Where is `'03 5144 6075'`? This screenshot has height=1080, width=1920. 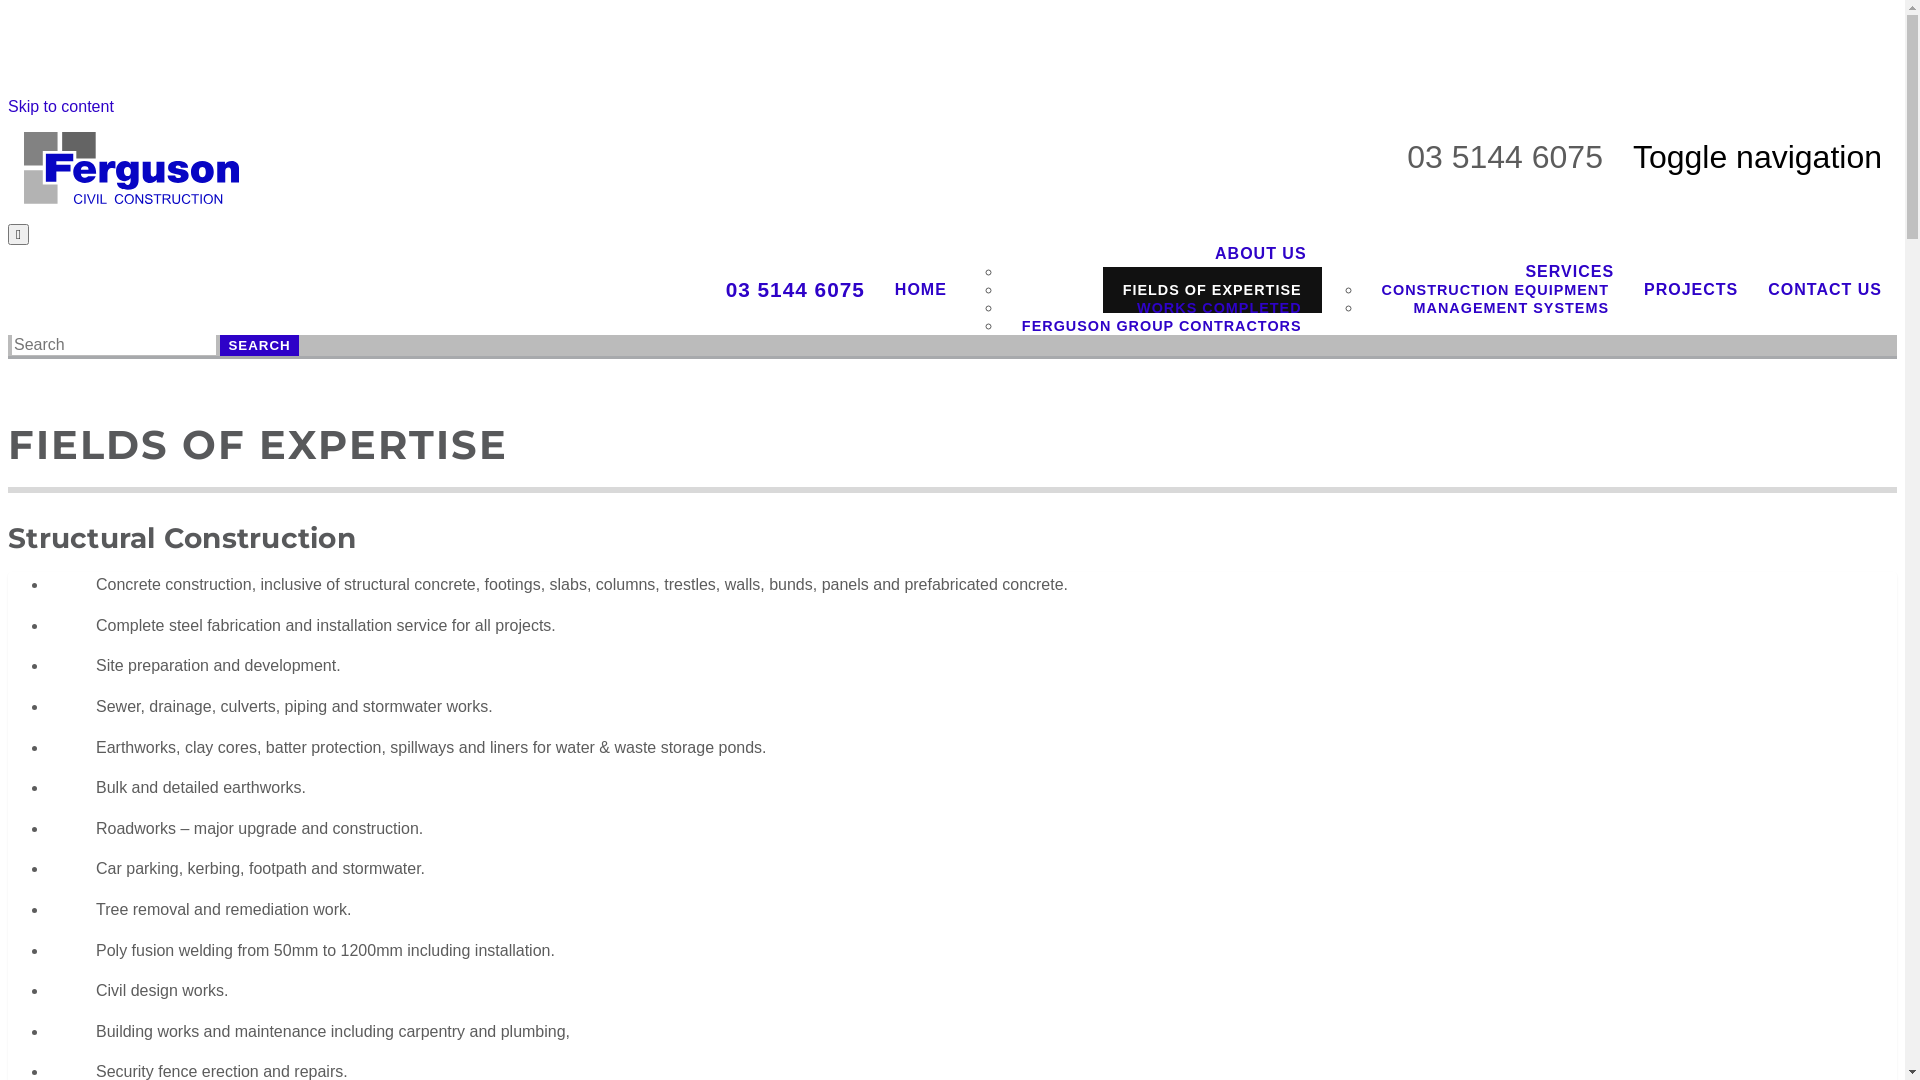
'03 5144 6075' is located at coordinates (794, 289).